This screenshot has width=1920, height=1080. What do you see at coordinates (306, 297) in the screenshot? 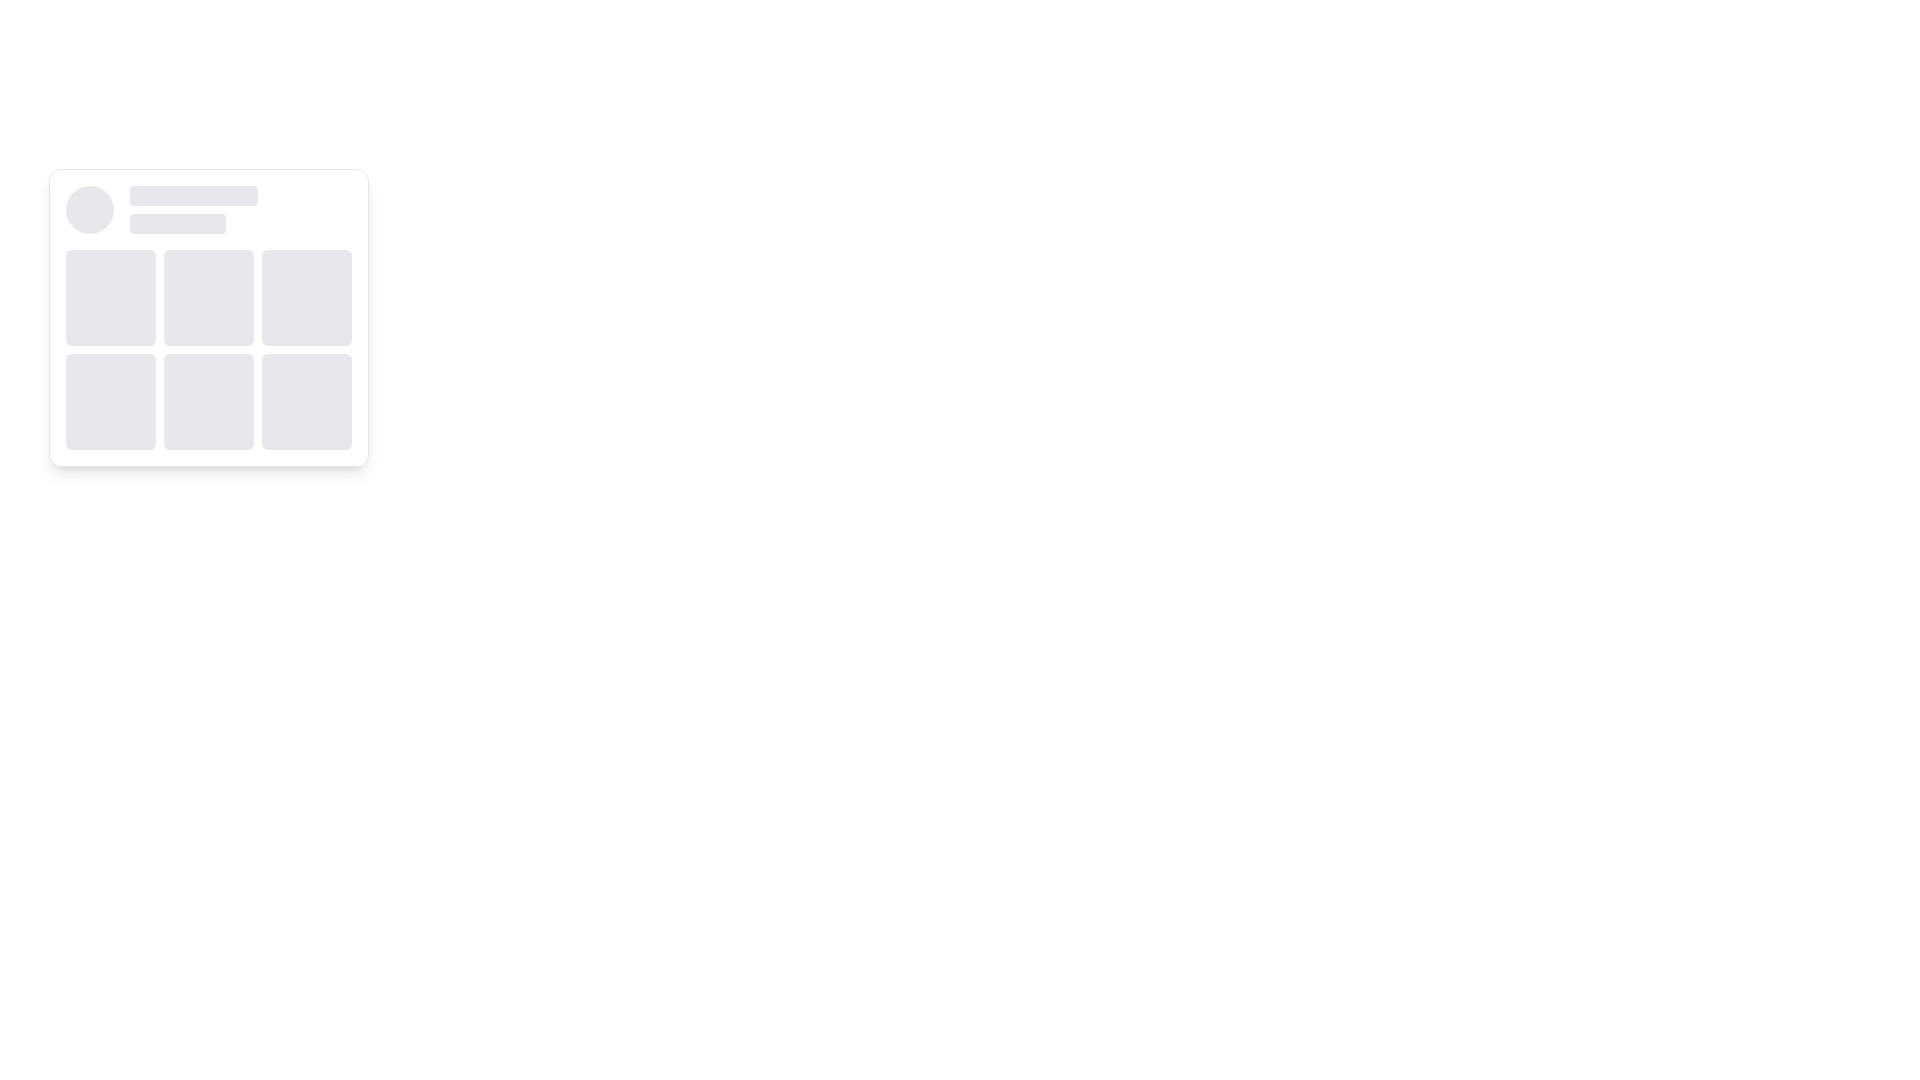
I see `the Decorative placeholder component located in the top-right corner of the grid layout, which has a gray background and rounded corners` at bounding box center [306, 297].